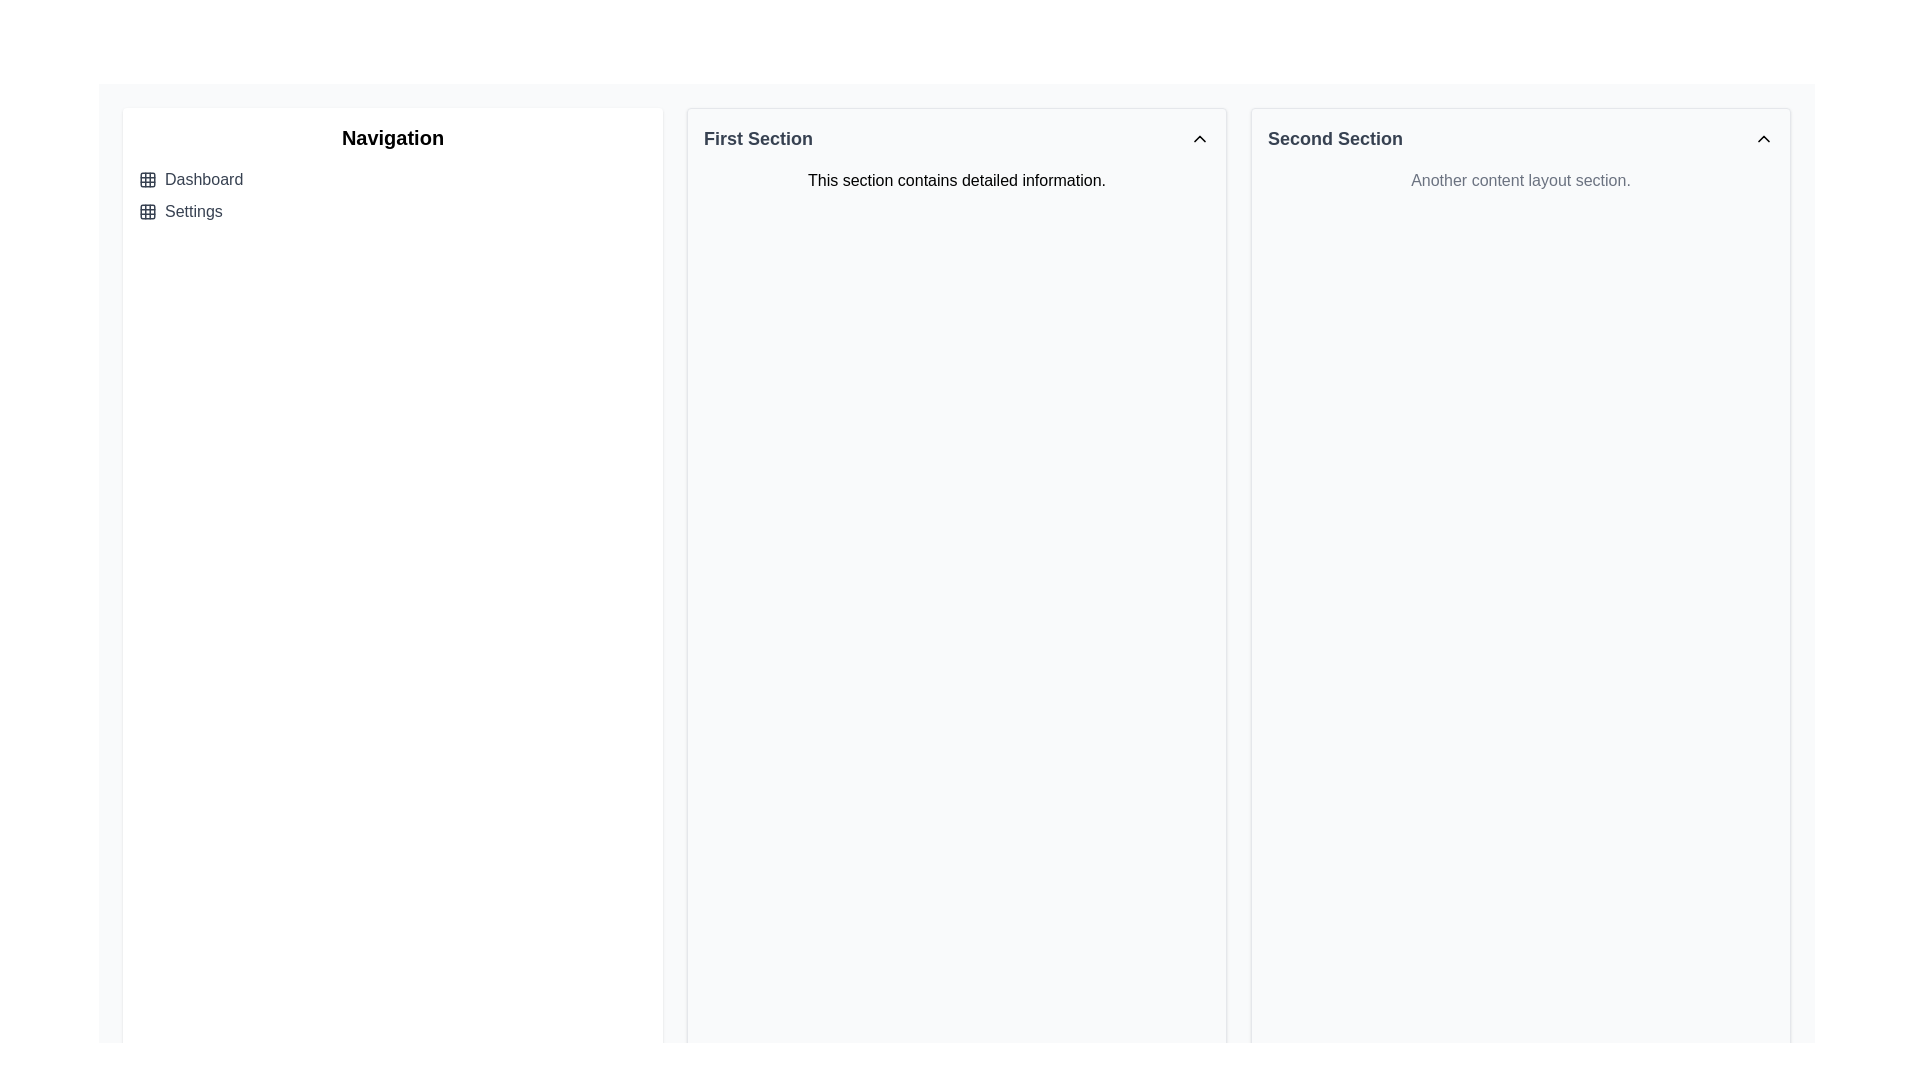 Image resolution: width=1920 pixels, height=1080 pixels. What do you see at coordinates (1763, 137) in the screenshot?
I see `the chevron-up button/icon located at the far right of the header area in the 'Second Section'` at bounding box center [1763, 137].